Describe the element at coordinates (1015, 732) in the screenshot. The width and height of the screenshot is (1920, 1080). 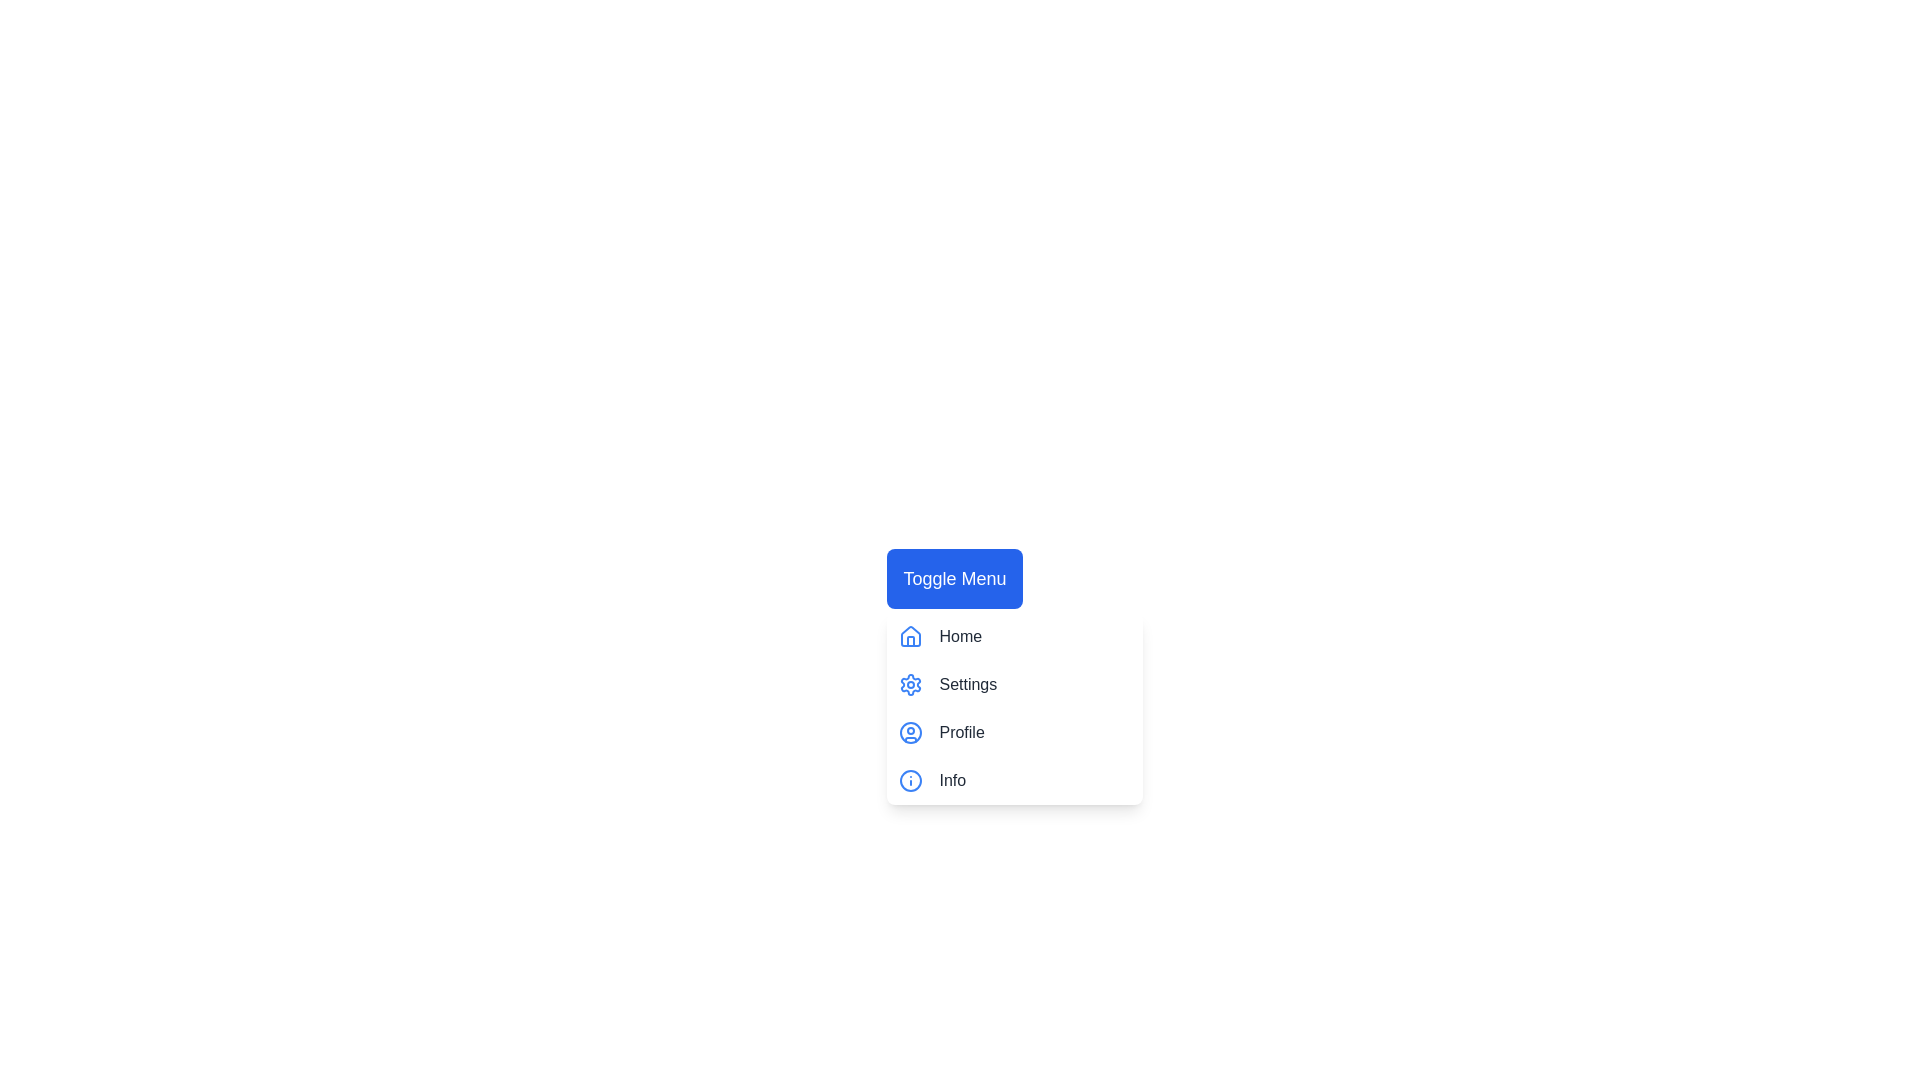
I see `the menu item Profile to highlight it` at that location.